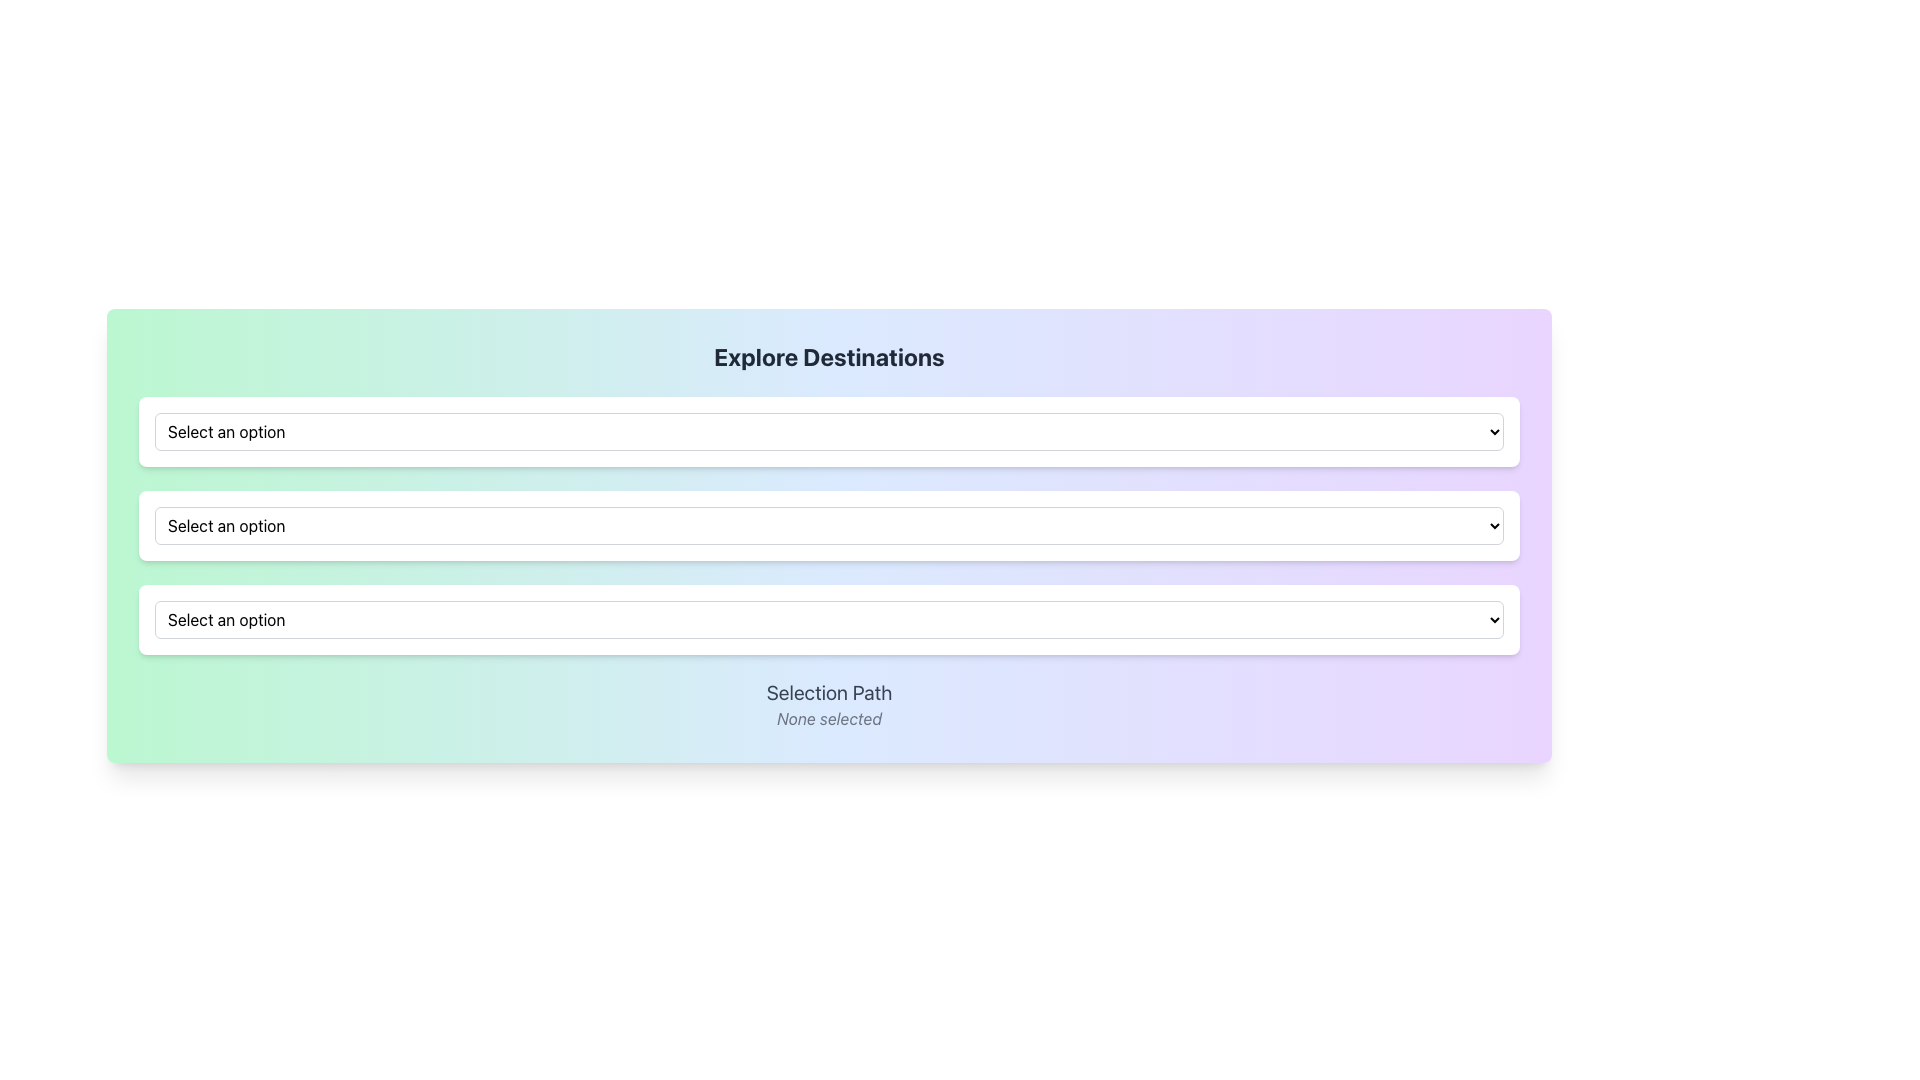  Describe the element at coordinates (829, 356) in the screenshot. I see `the text label 'Explore Destinations' which is styled with bold, large font and positioned at the top of a colorful, gradient background section` at that location.